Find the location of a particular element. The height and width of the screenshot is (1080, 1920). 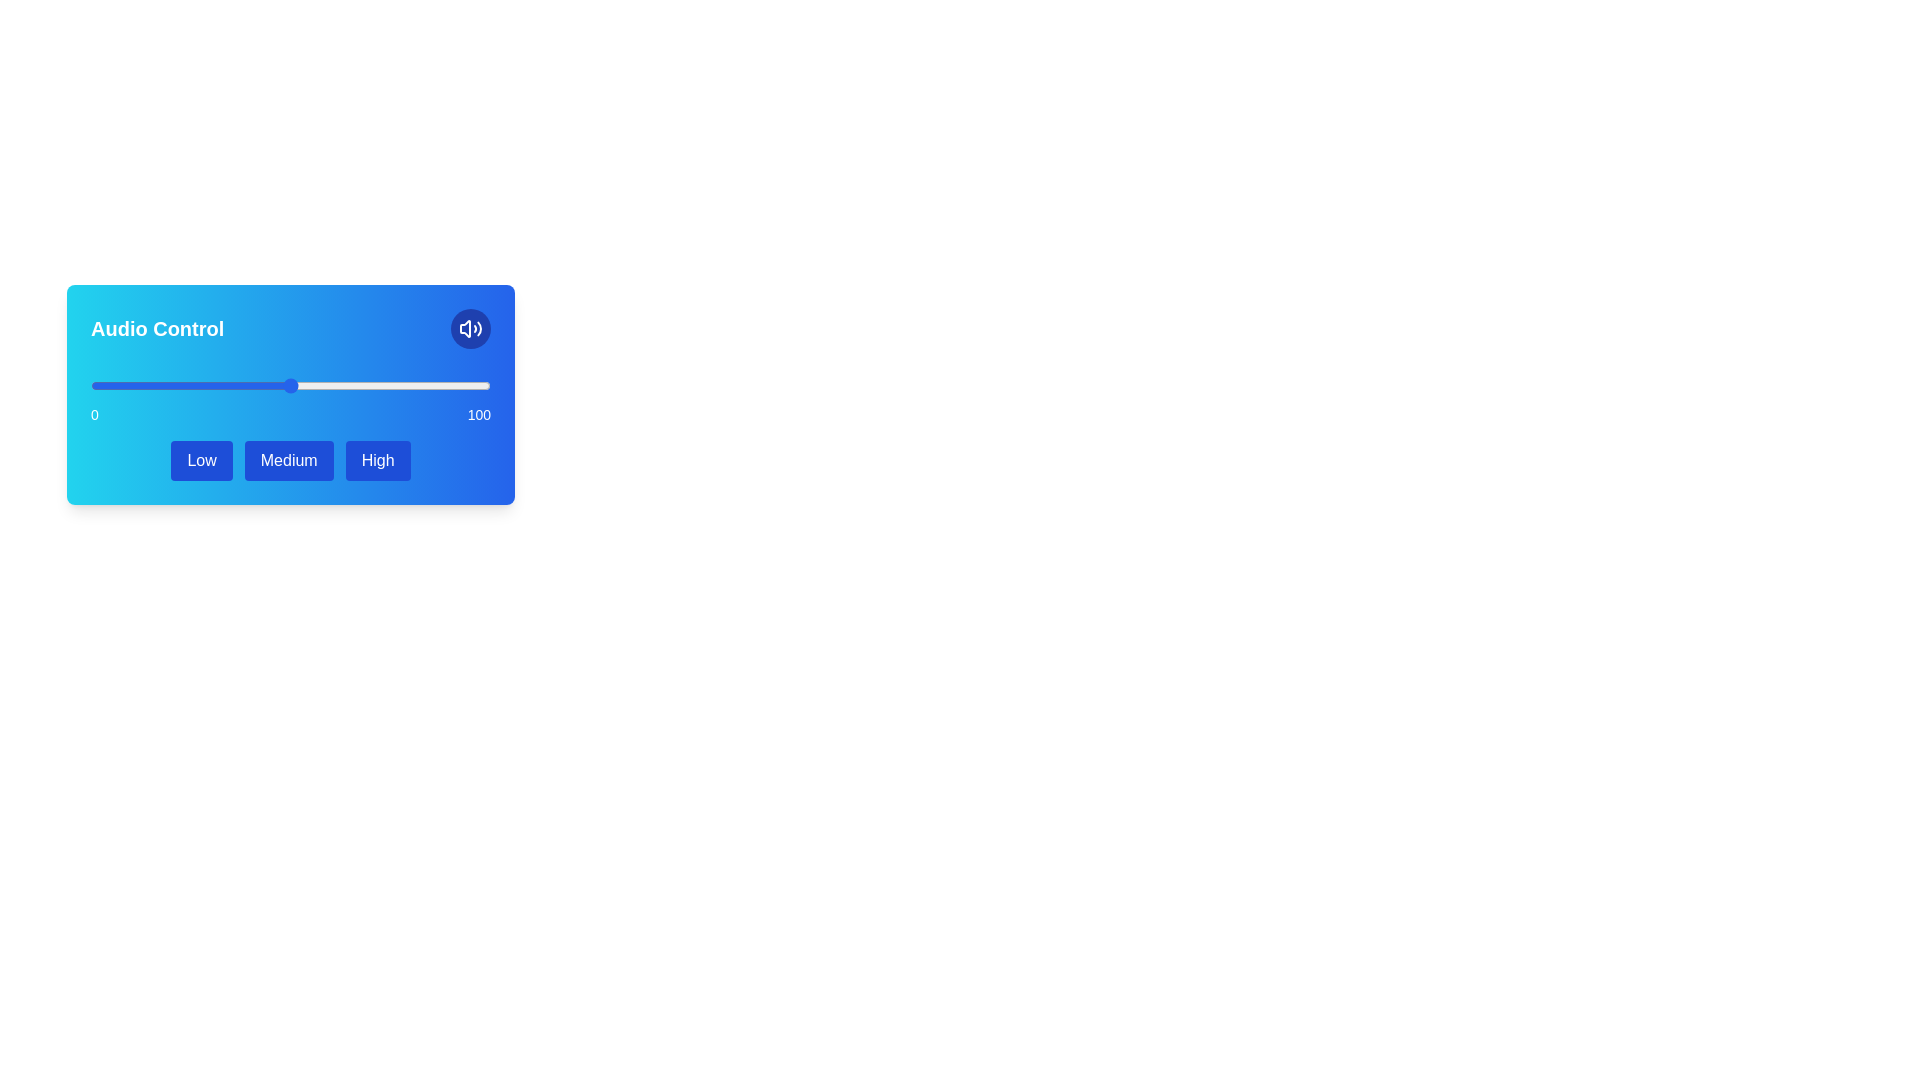

the speaker icon with sound waves, which is styled with bold strokes and placed on a circular blue background in the top-right corner of the 'Audio Control' interface is located at coordinates (469, 327).